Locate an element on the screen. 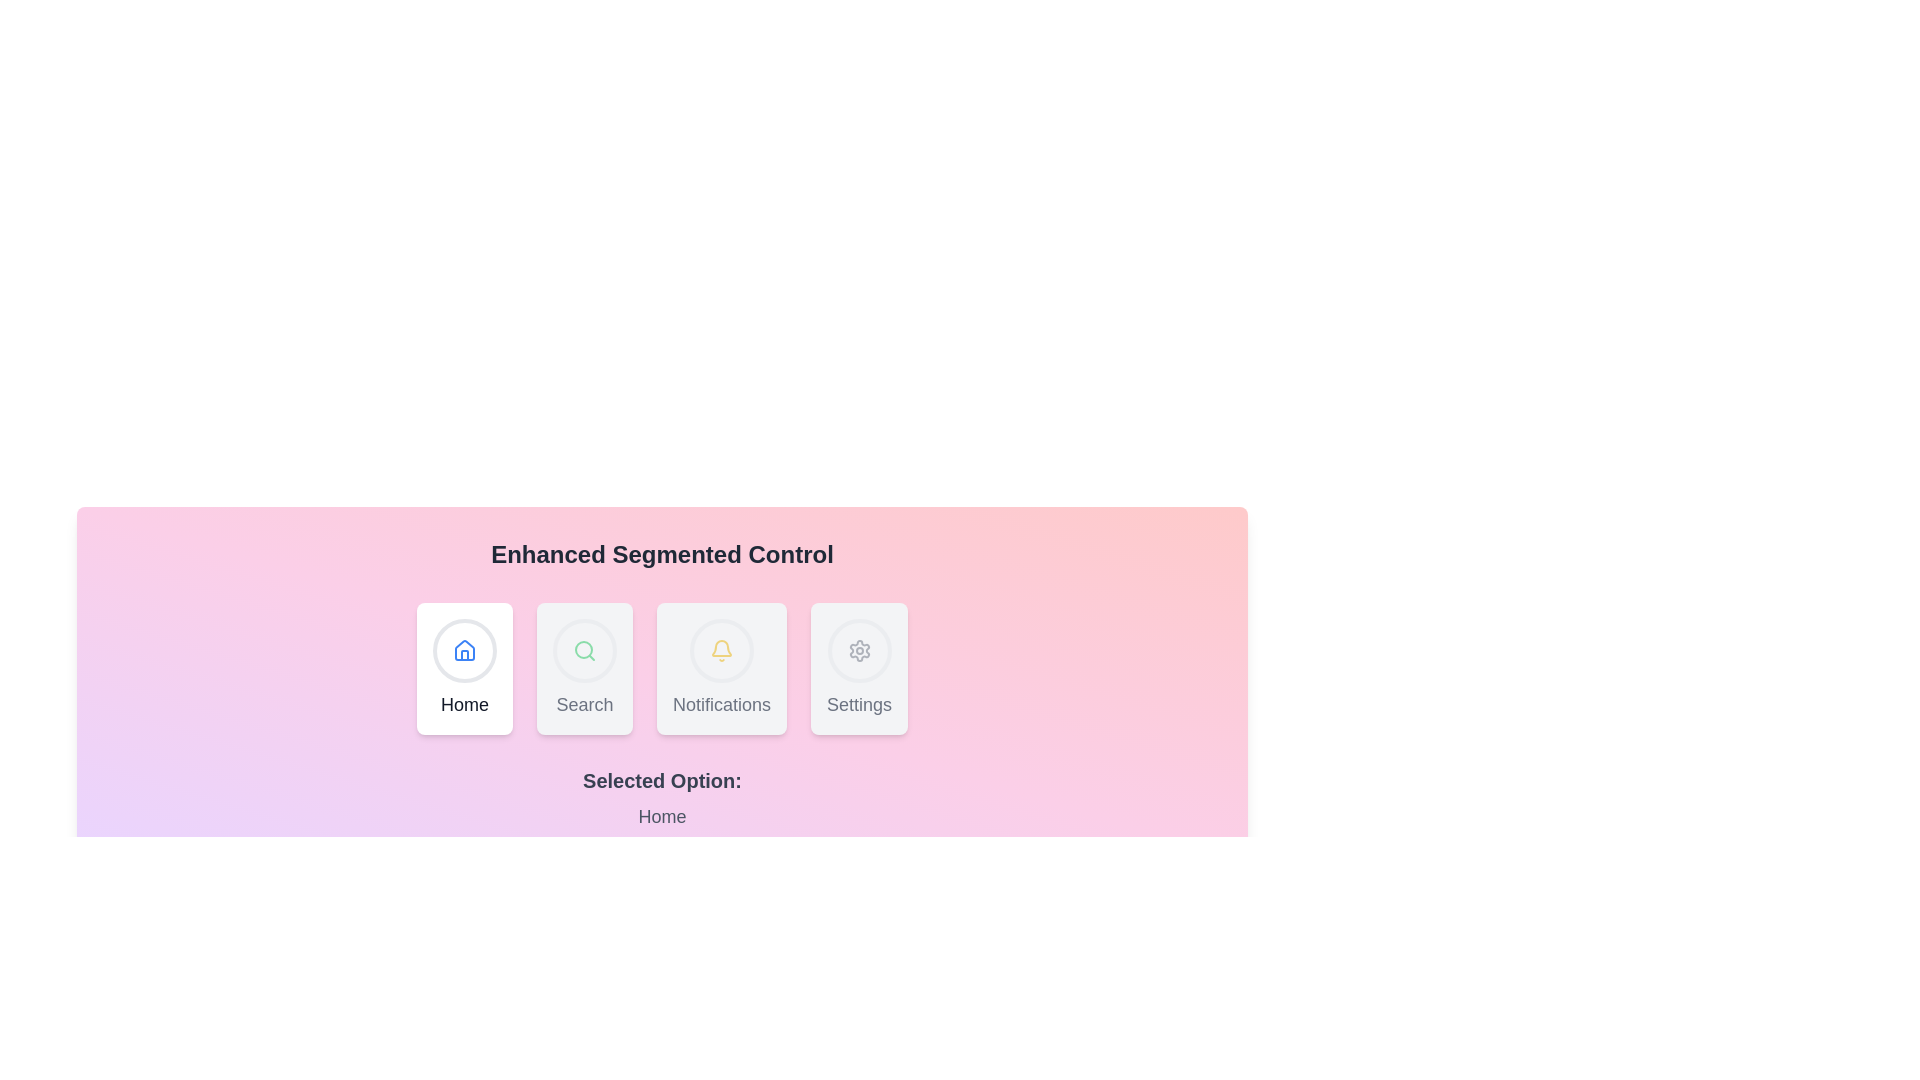 The height and width of the screenshot is (1080, 1920). the 'Search' button with a magnifying glass icon, which is the second button in a row of four buttons, positioned between the 'Home' and 'Notifications' buttons is located at coordinates (584, 668).